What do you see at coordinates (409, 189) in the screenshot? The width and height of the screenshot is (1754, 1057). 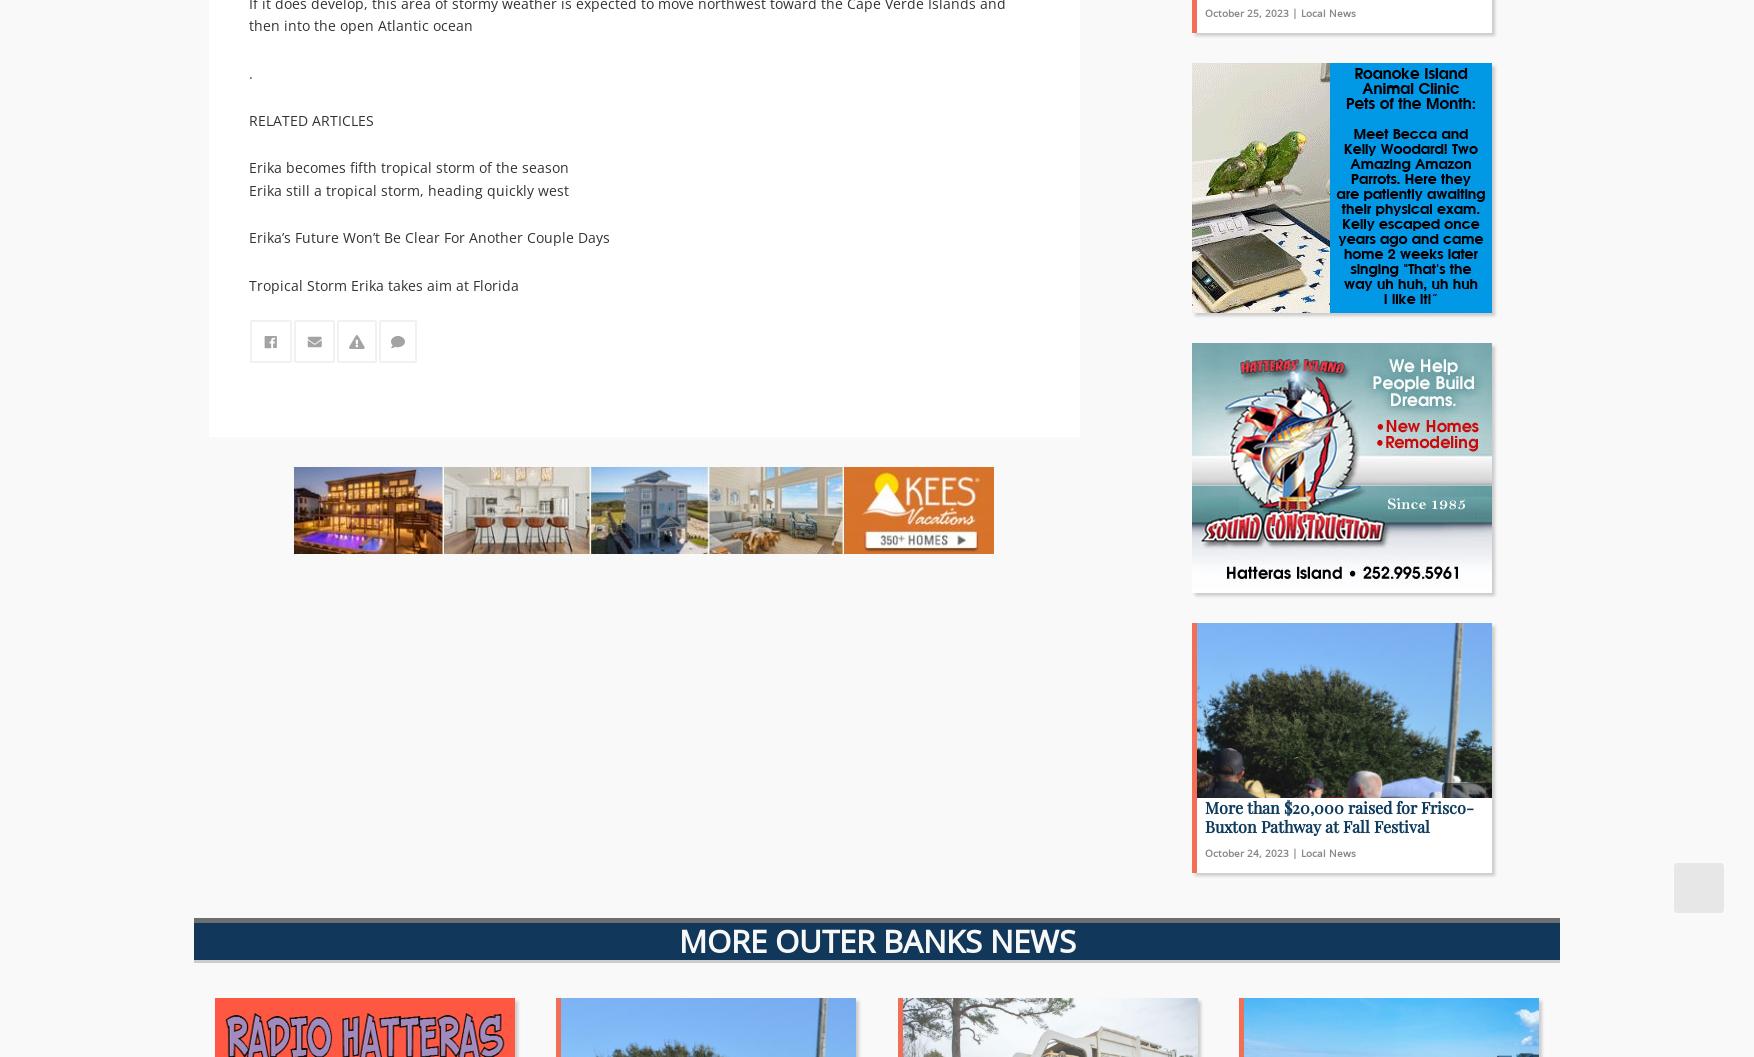 I see `'Erika still a tropical storm, heading quickly west'` at bounding box center [409, 189].